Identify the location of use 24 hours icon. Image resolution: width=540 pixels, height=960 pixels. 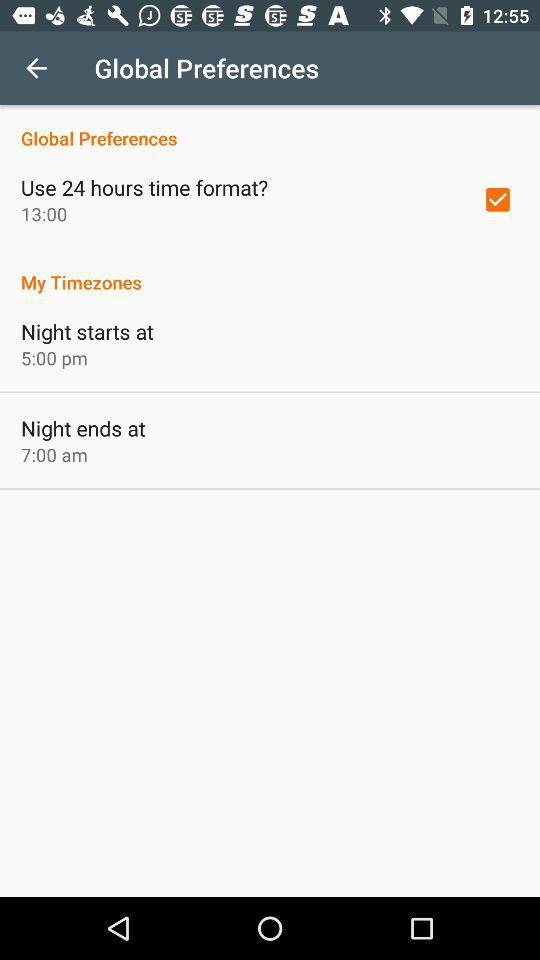
(143, 187).